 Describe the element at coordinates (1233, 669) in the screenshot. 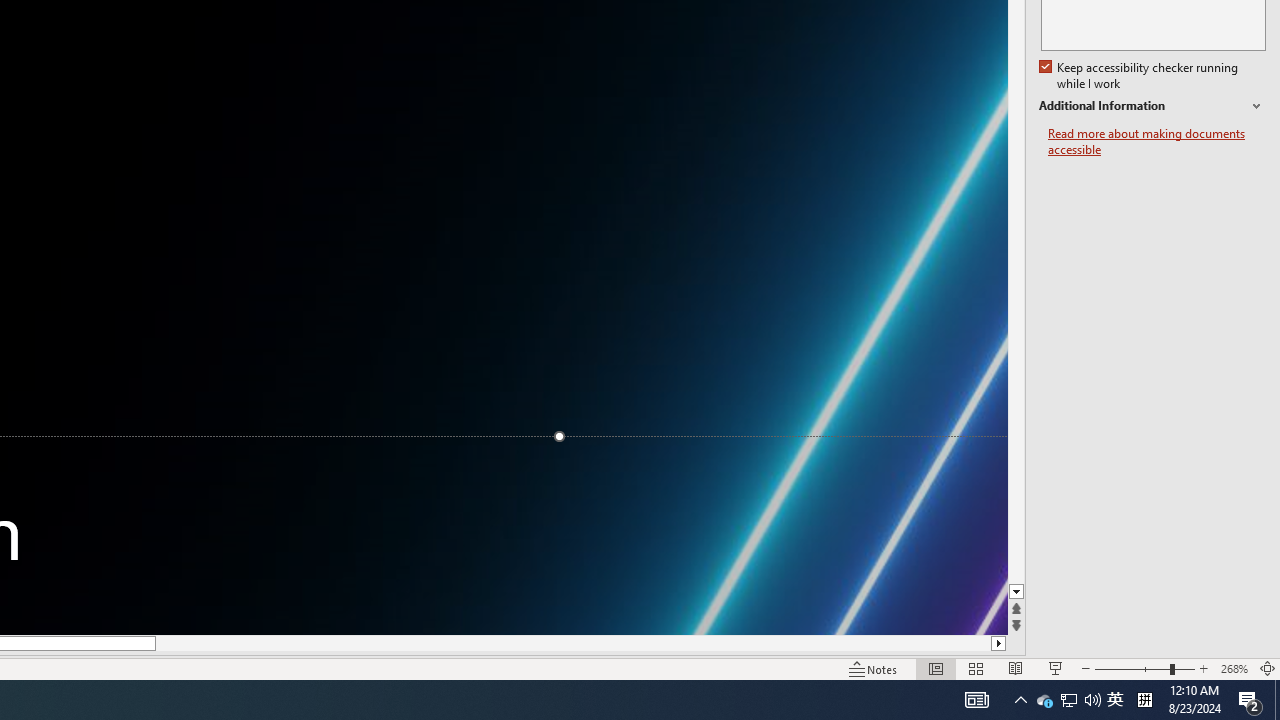

I see `'Zoom 268%'` at that location.